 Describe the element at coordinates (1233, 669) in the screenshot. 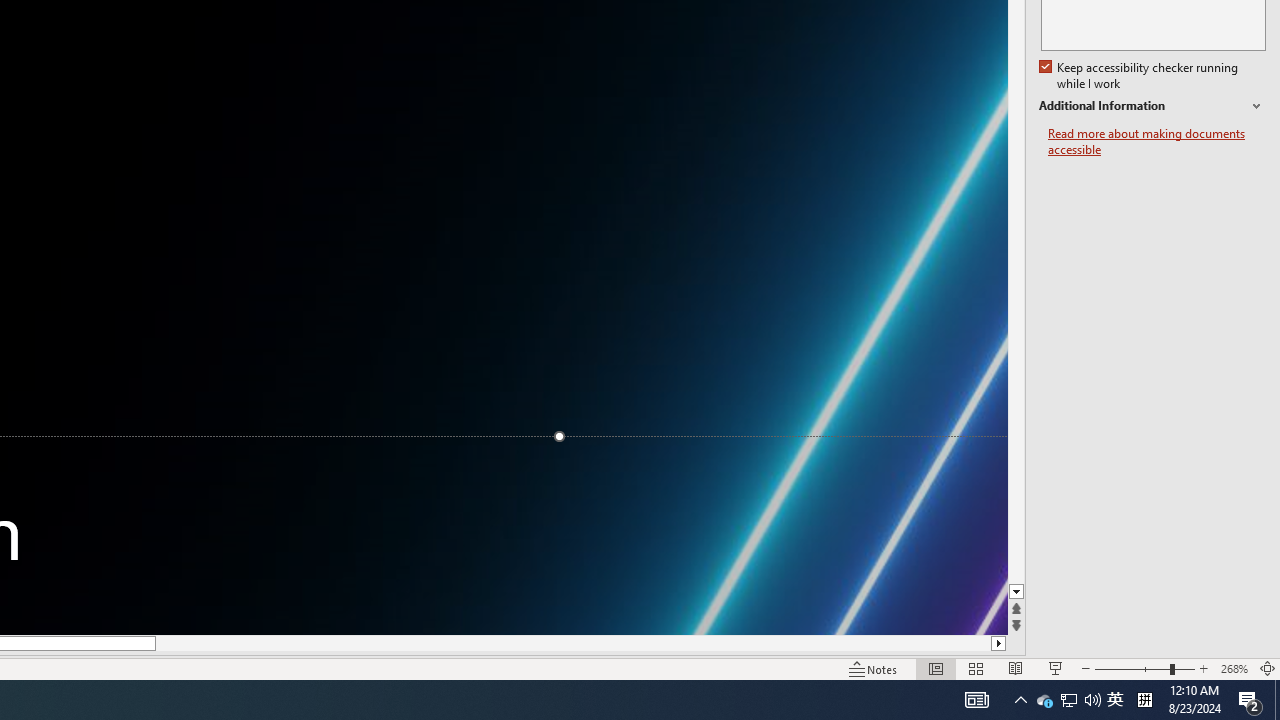

I see `'Zoom 268%'` at that location.